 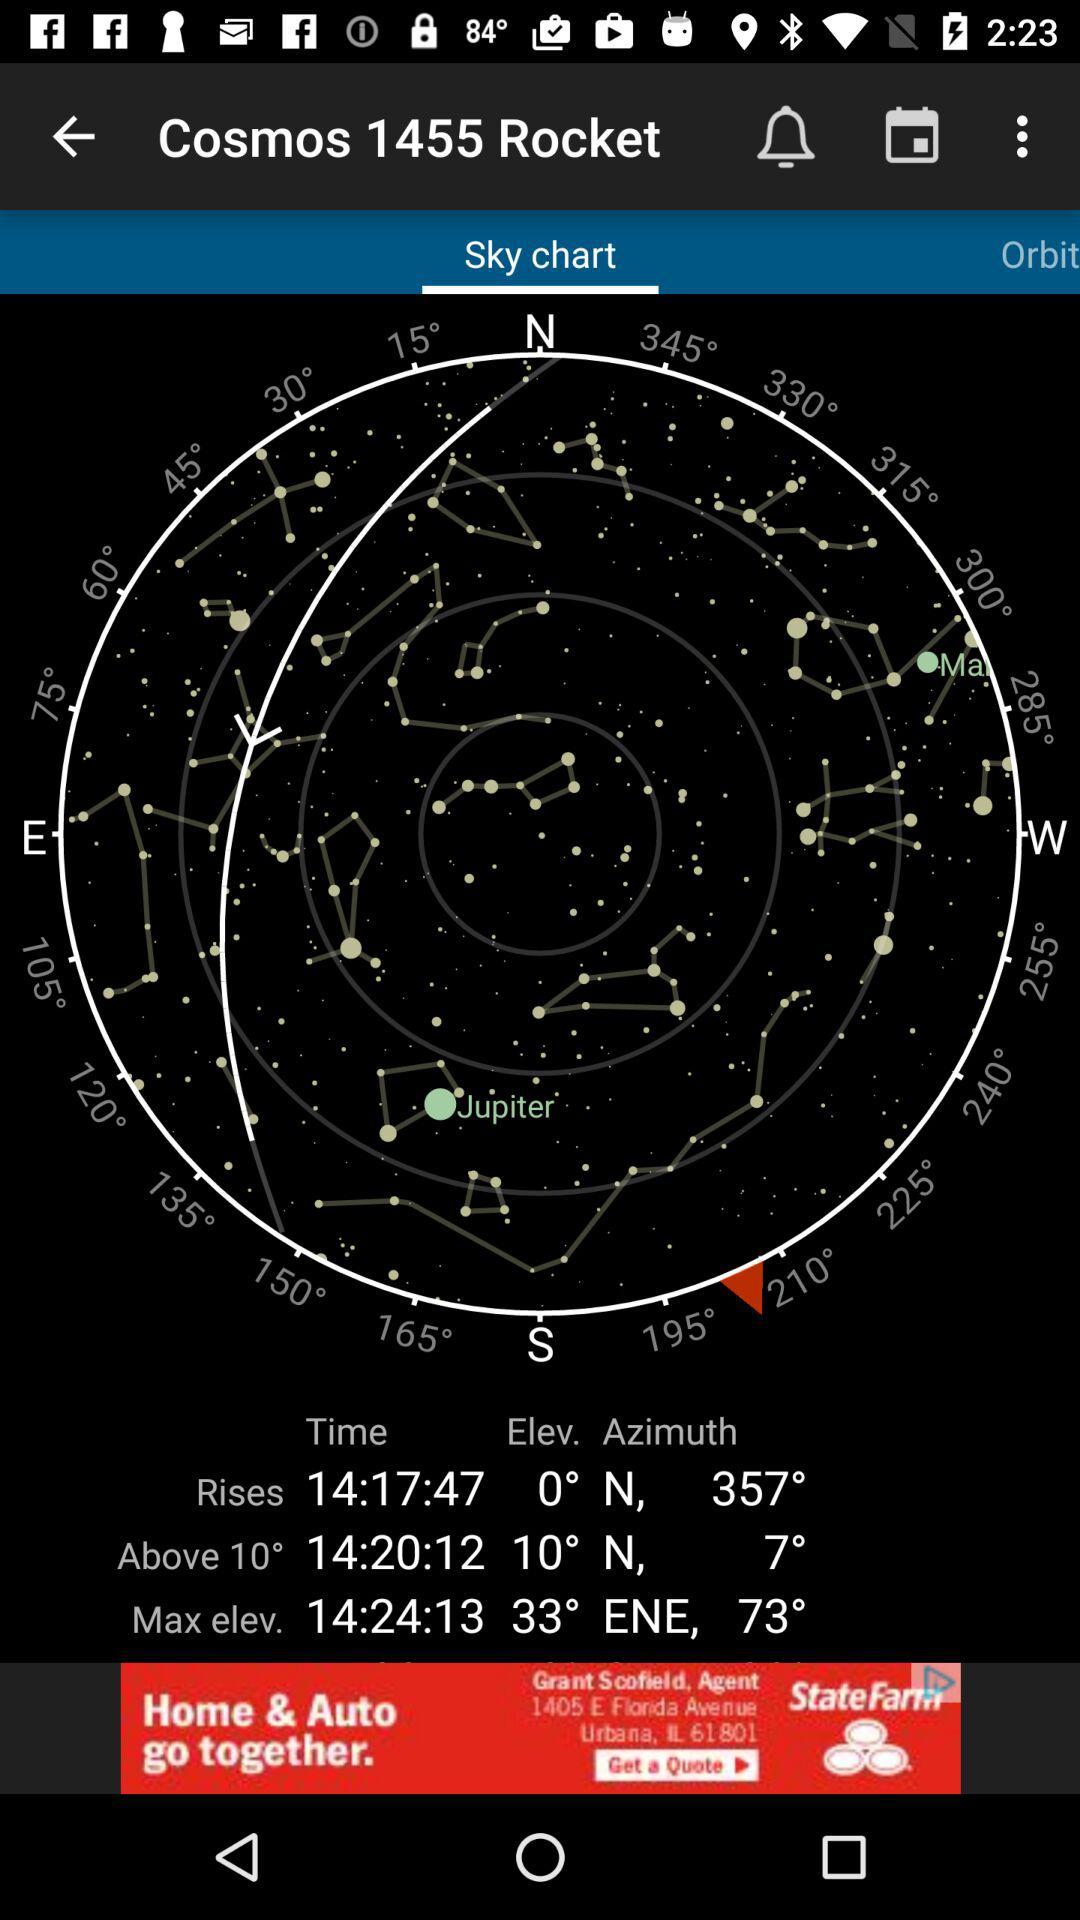 I want to click on the bell button at the top of the page, so click(x=785, y=136).